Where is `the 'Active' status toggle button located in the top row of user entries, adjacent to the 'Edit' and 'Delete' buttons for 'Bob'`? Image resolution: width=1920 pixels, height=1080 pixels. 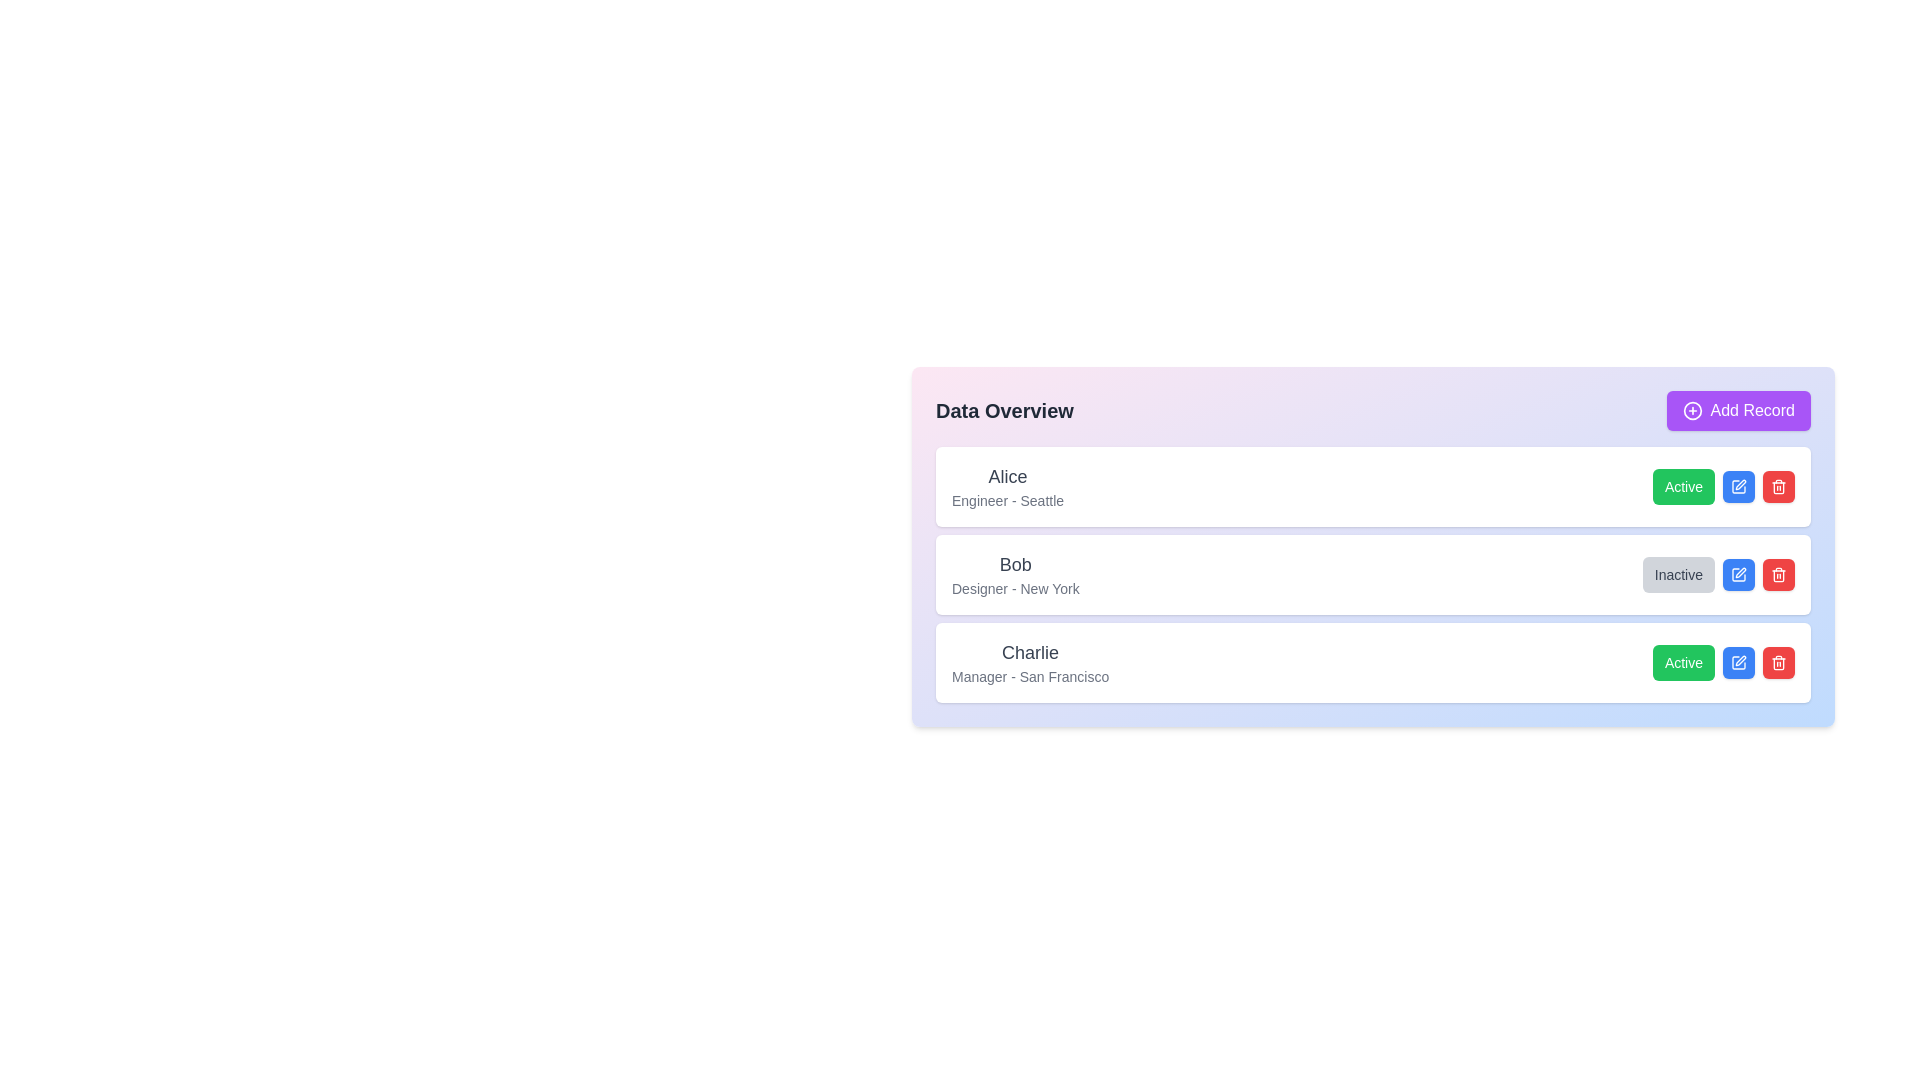
the 'Active' status toggle button located in the top row of user entries, adjacent to the 'Edit' and 'Delete' buttons for 'Bob' is located at coordinates (1683, 486).